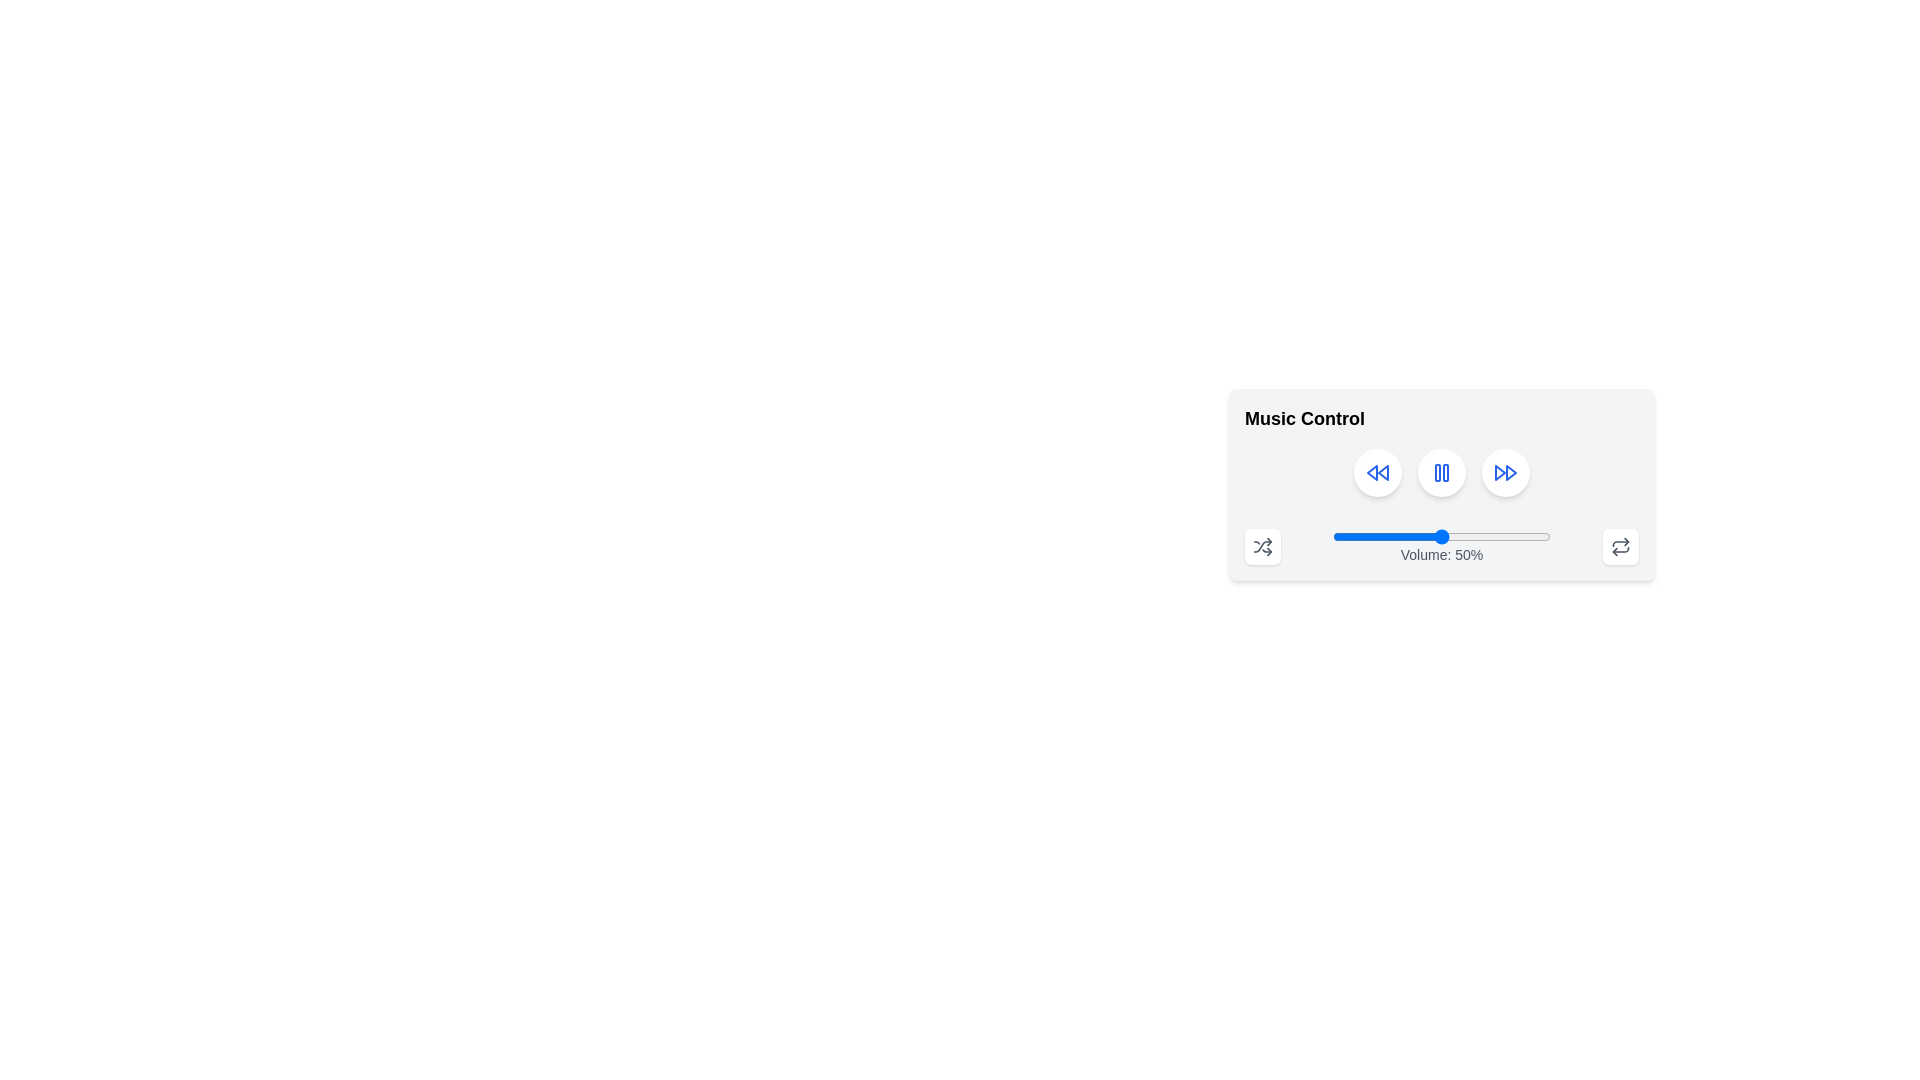 Image resolution: width=1920 pixels, height=1080 pixels. Describe the element at coordinates (1261, 547) in the screenshot. I see `the curved line that is part of the shuffle icon located in the bottom-right corner of the music control interface` at that location.